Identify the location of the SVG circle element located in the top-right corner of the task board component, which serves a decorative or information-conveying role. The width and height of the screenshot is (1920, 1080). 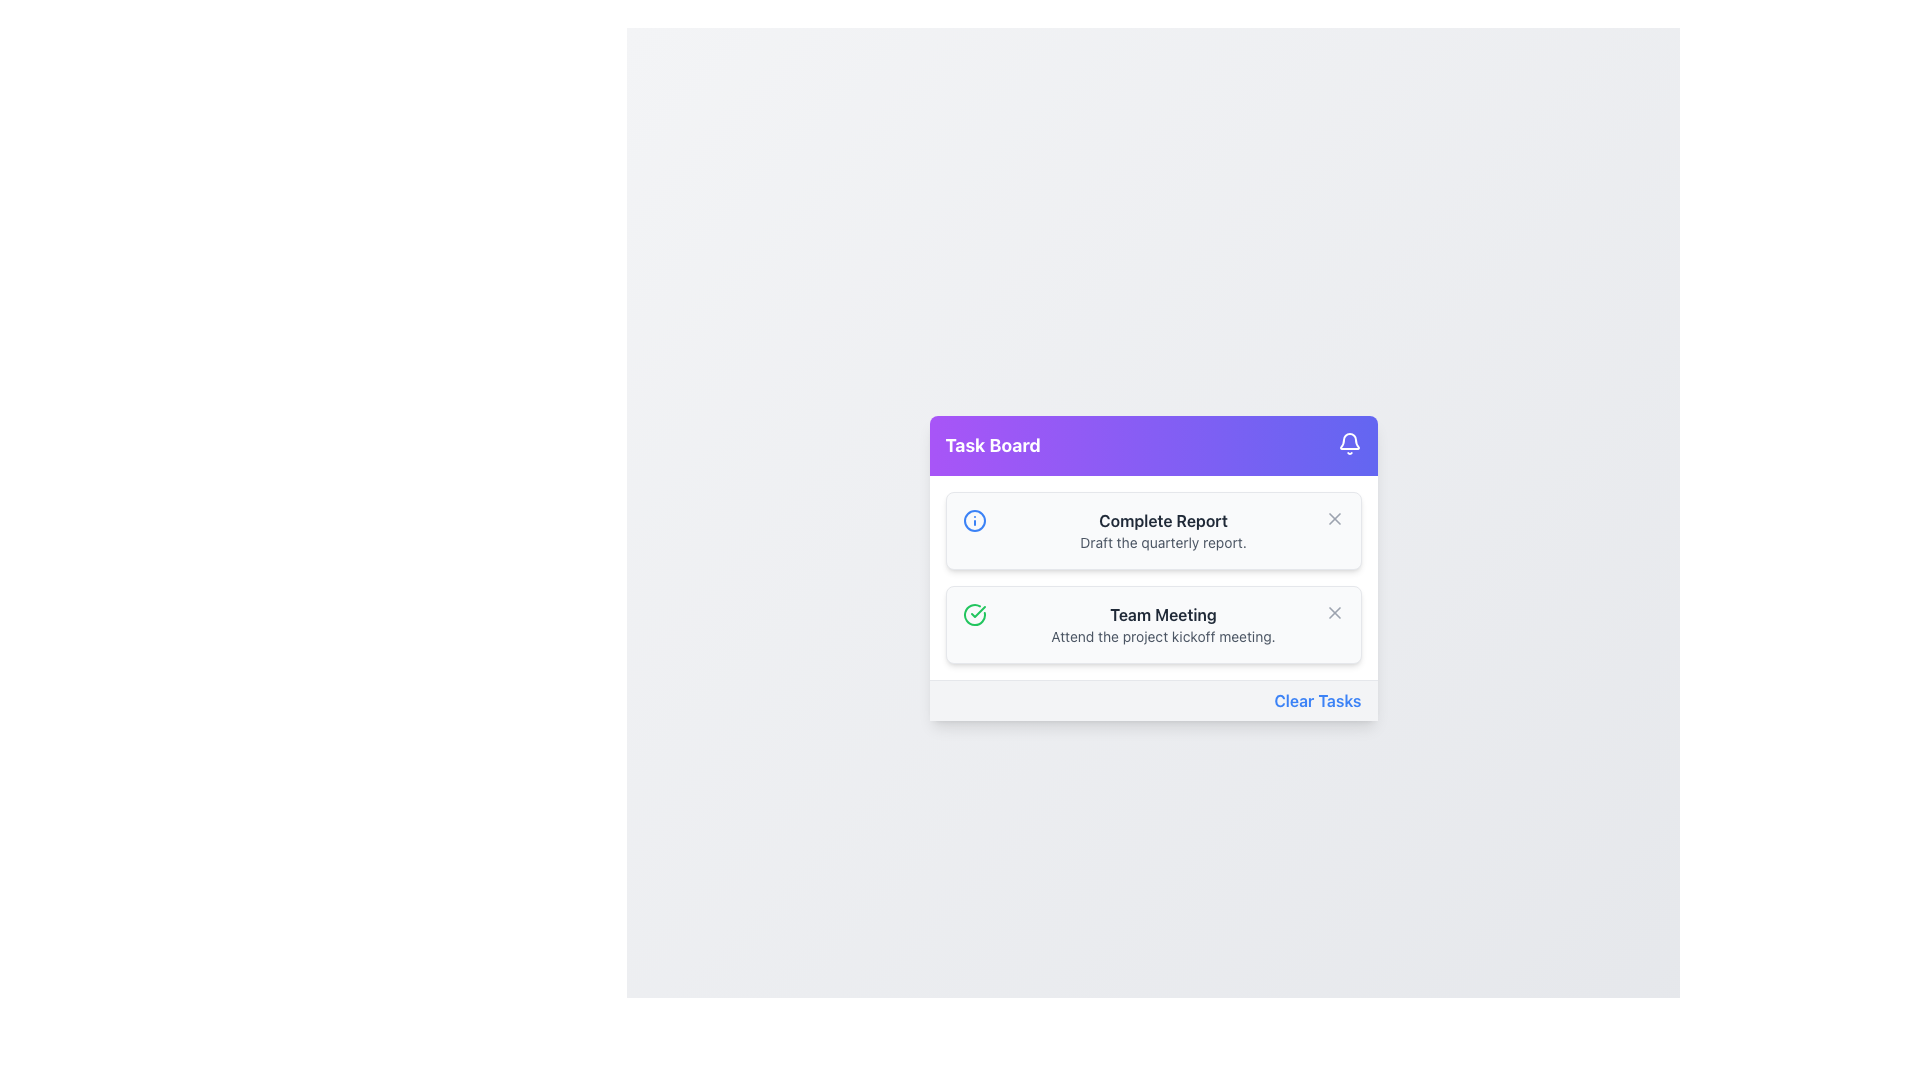
(974, 519).